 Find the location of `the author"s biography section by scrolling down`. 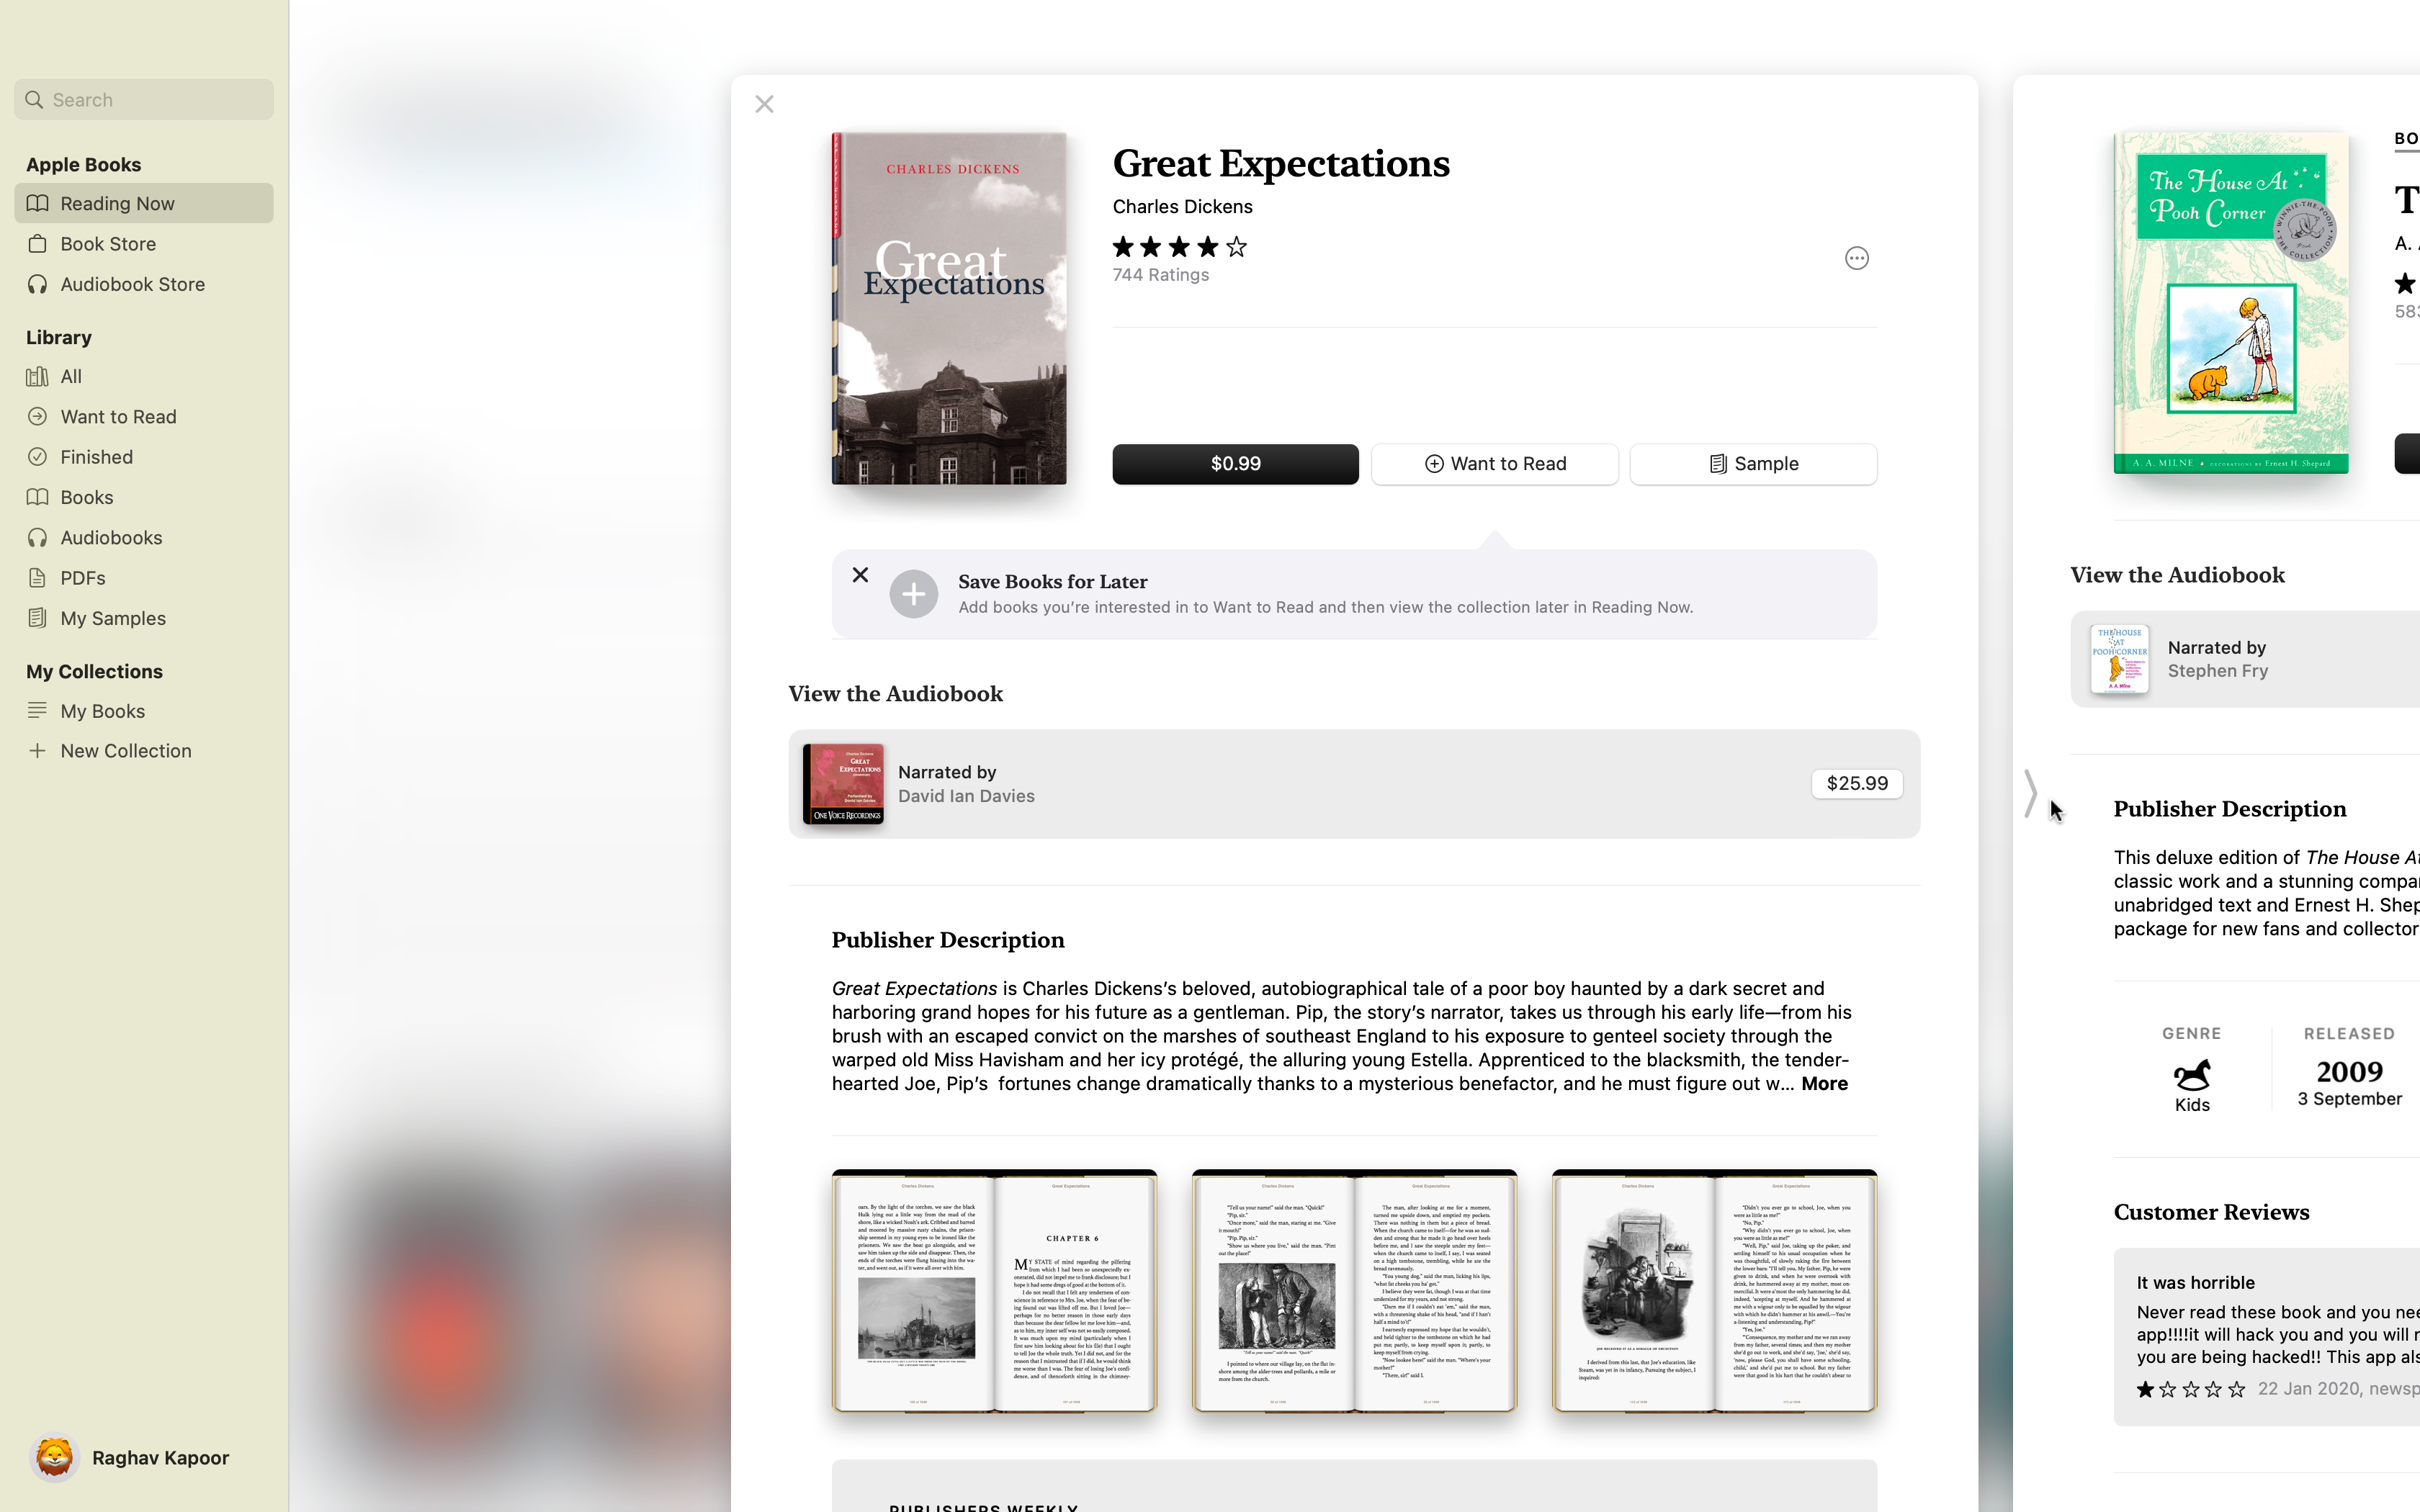

the author"s biography section by scrolling down is located at coordinates (4549600, 1669248).